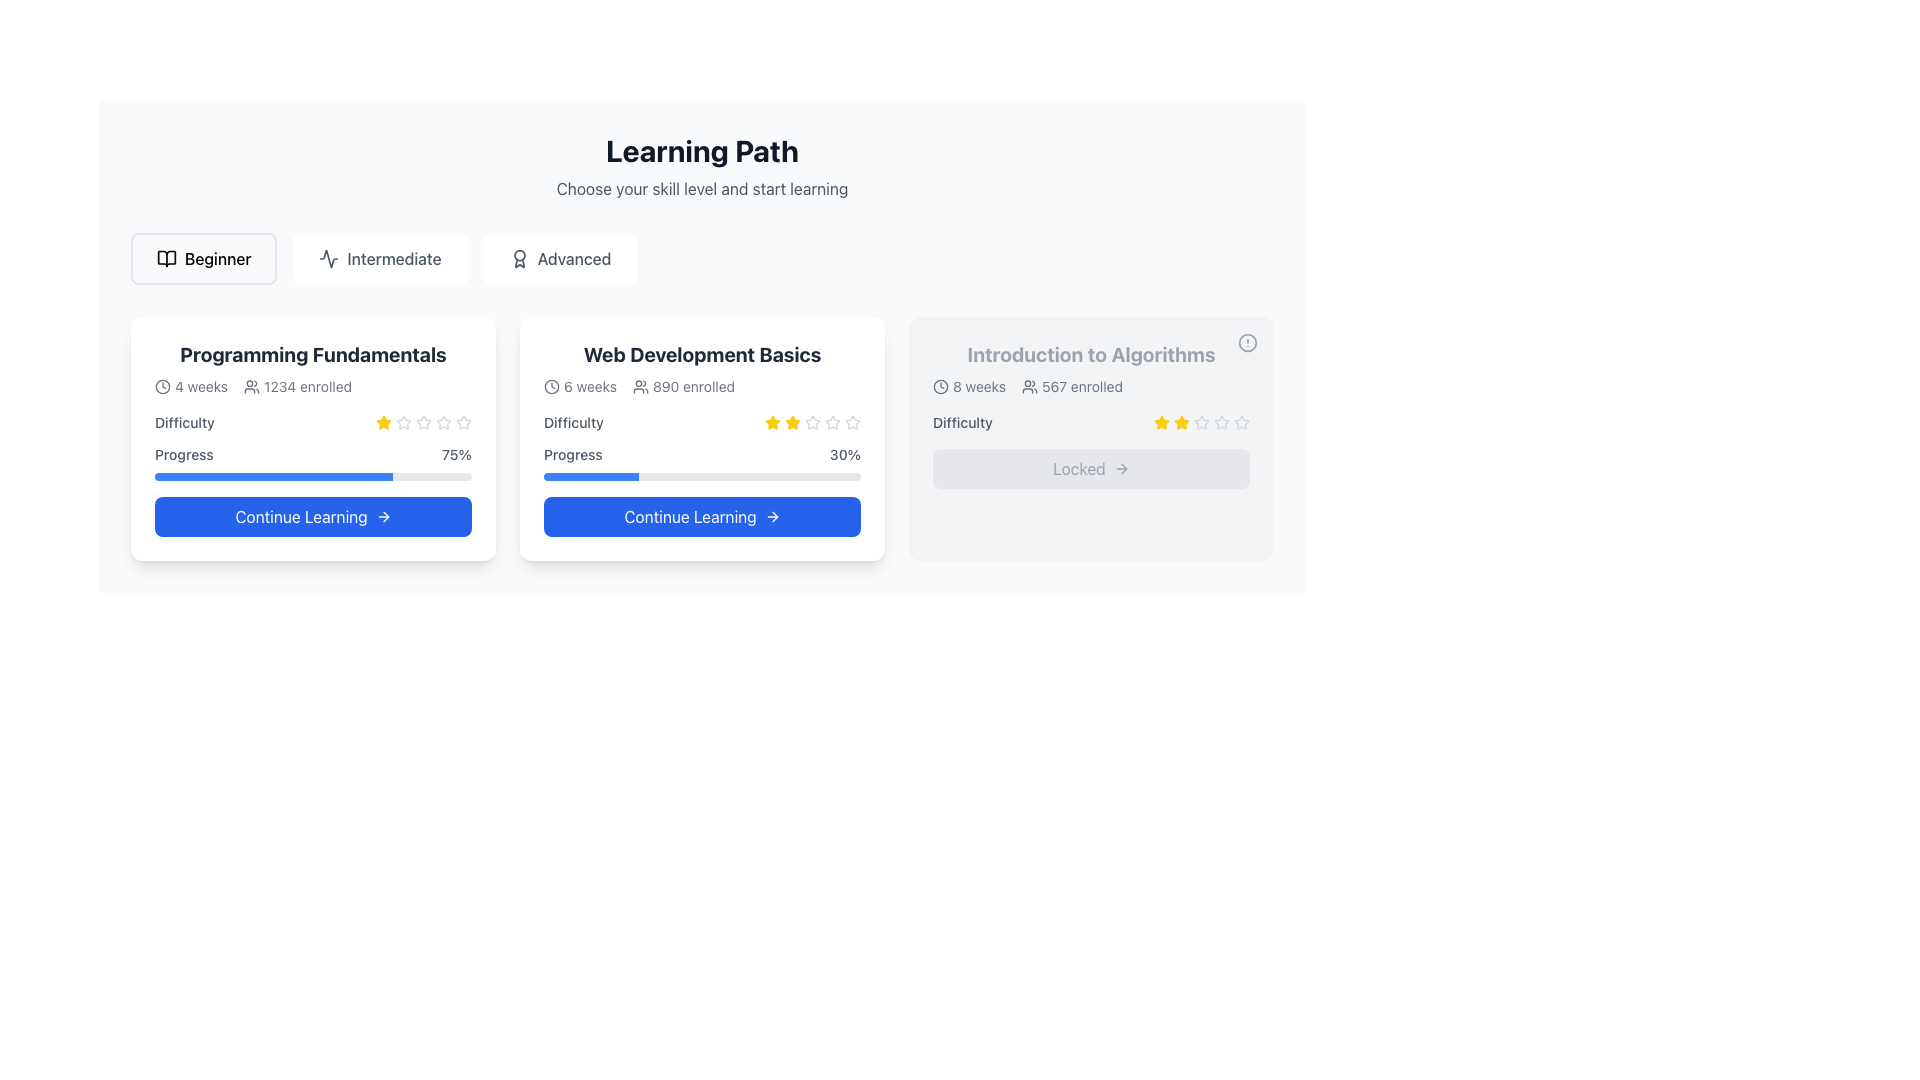 This screenshot has width=1920, height=1080. Describe the element at coordinates (184, 455) in the screenshot. I see `the 'Progress' text label, which displays the word 'Progress' in gray color, positioned within the 'Programming Fundamentals' section and aligned horizontally with '75%'` at that location.